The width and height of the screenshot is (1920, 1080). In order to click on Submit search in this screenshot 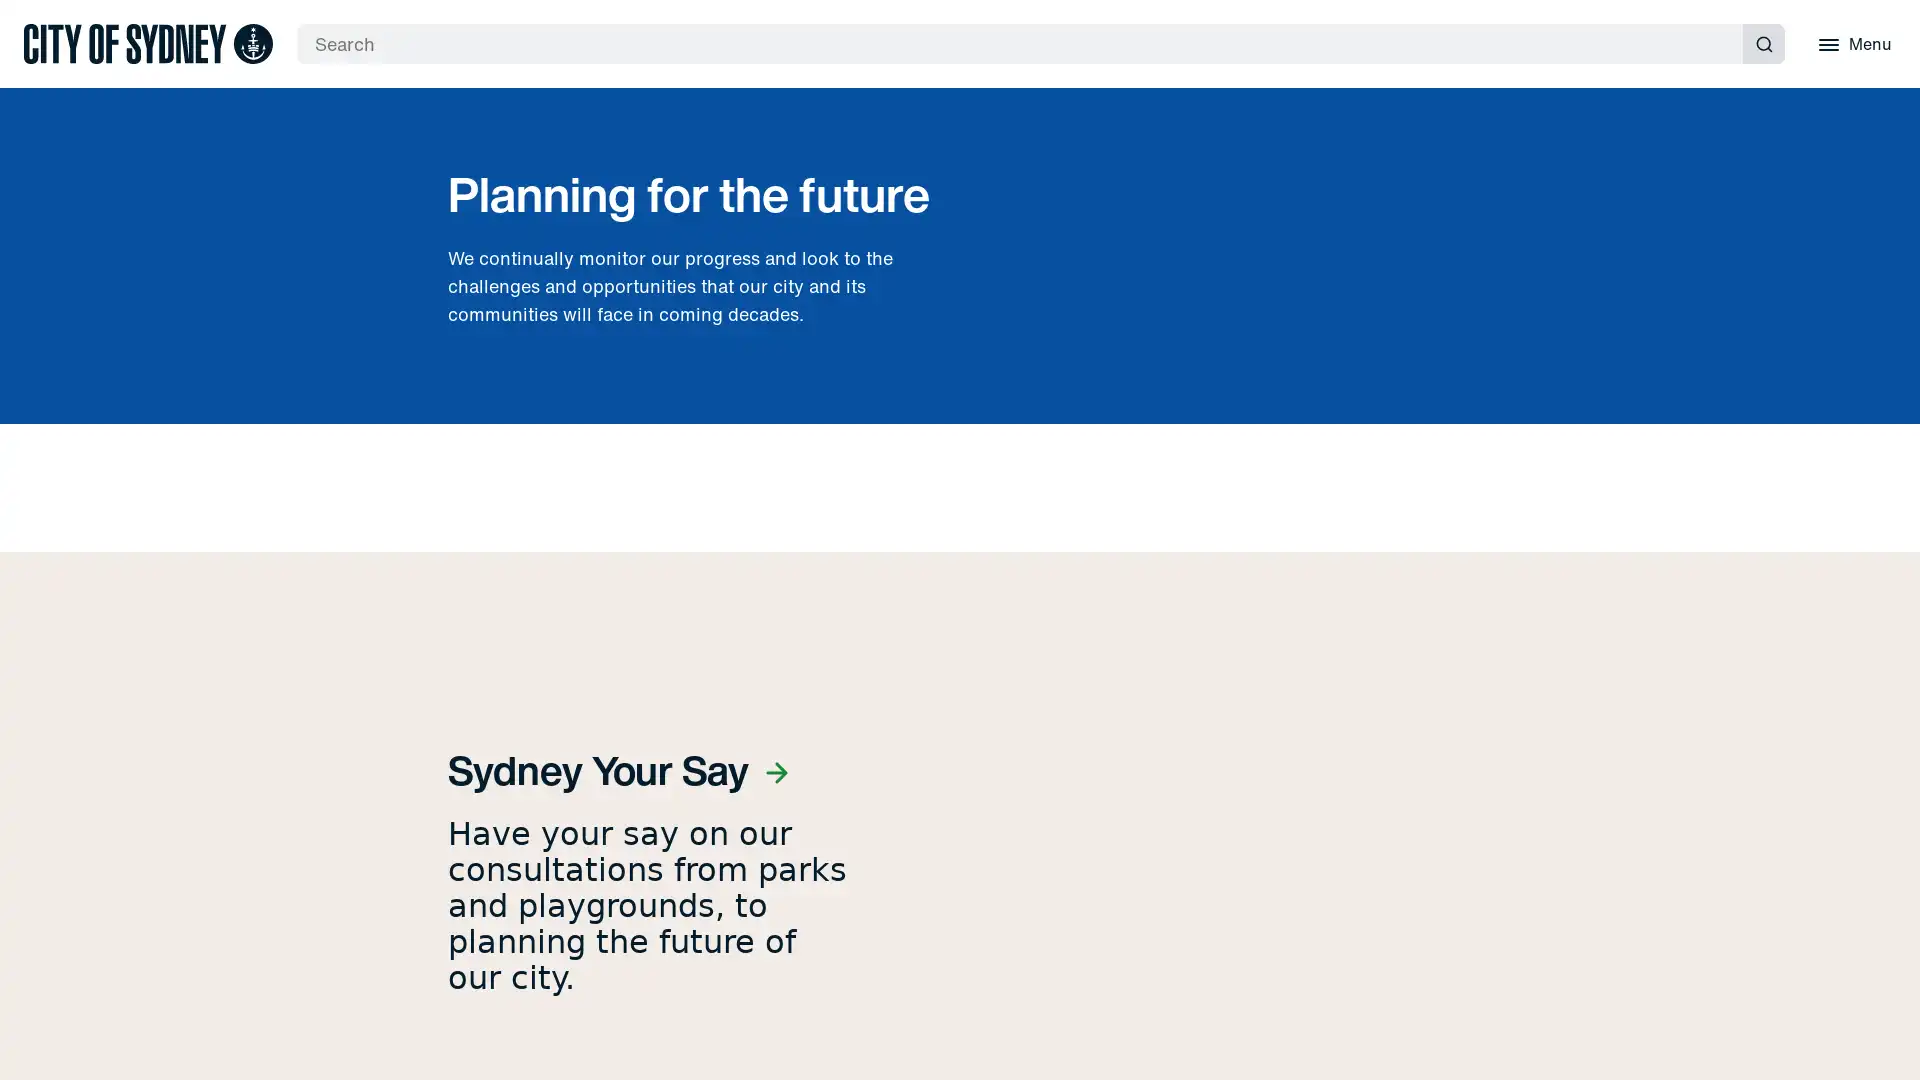, I will do `click(1763, 43)`.